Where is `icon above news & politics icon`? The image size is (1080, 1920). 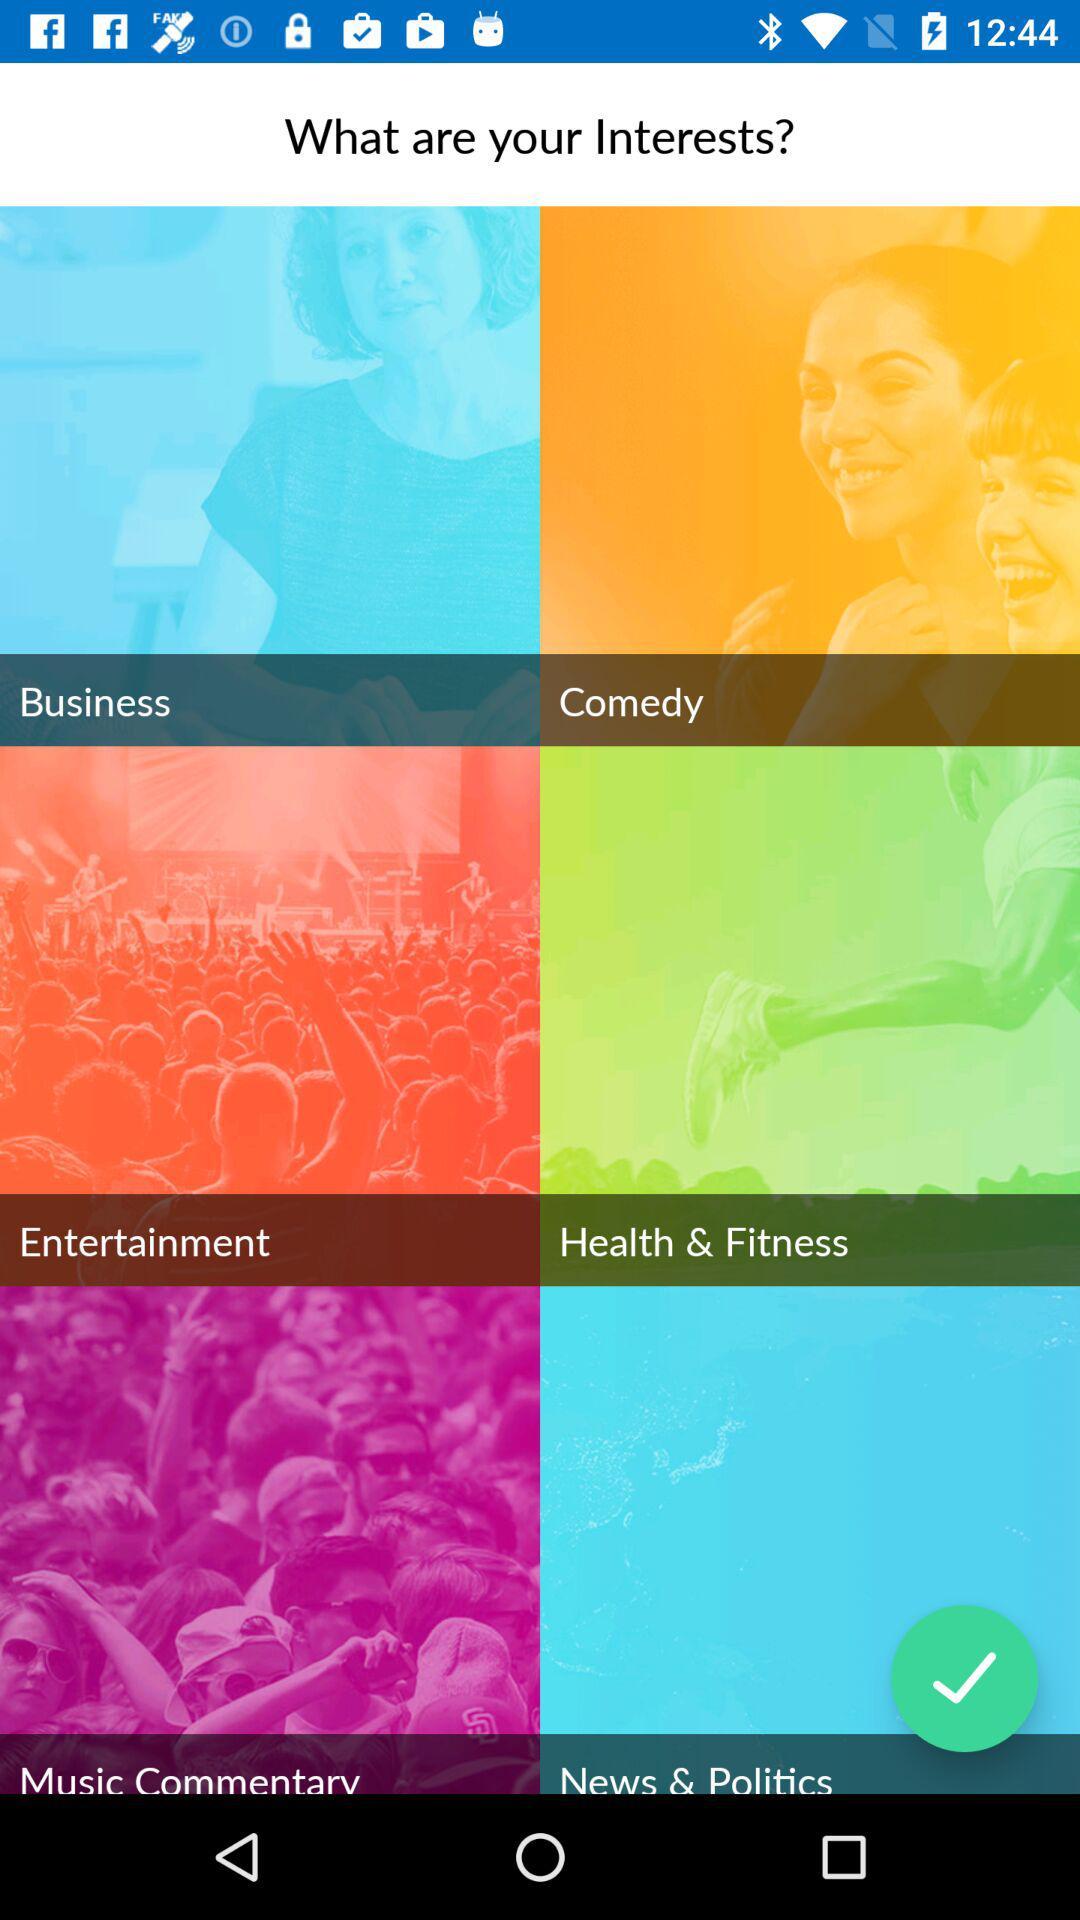 icon above news & politics icon is located at coordinates (963, 1678).